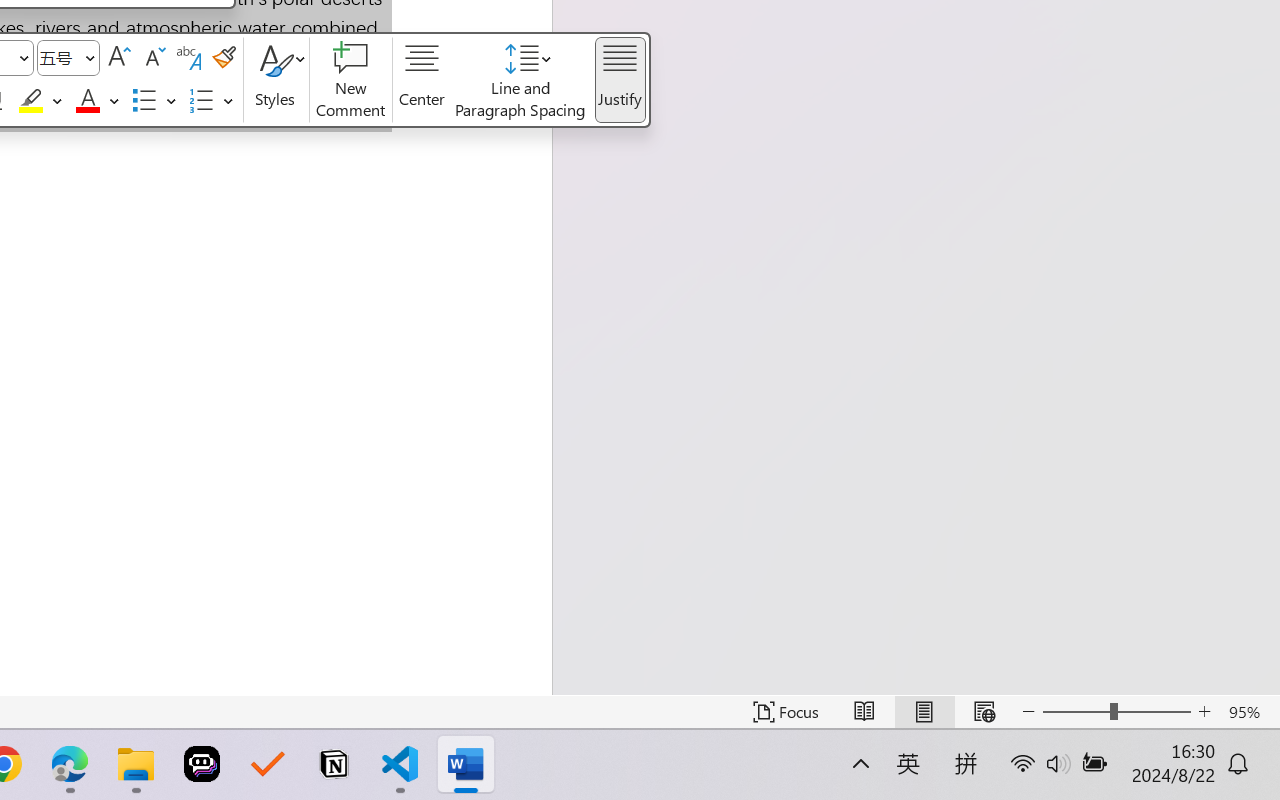 This screenshot has width=1280, height=800. What do you see at coordinates (351, 80) in the screenshot?
I see `'New Comment'` at bounding box center [351, 80].